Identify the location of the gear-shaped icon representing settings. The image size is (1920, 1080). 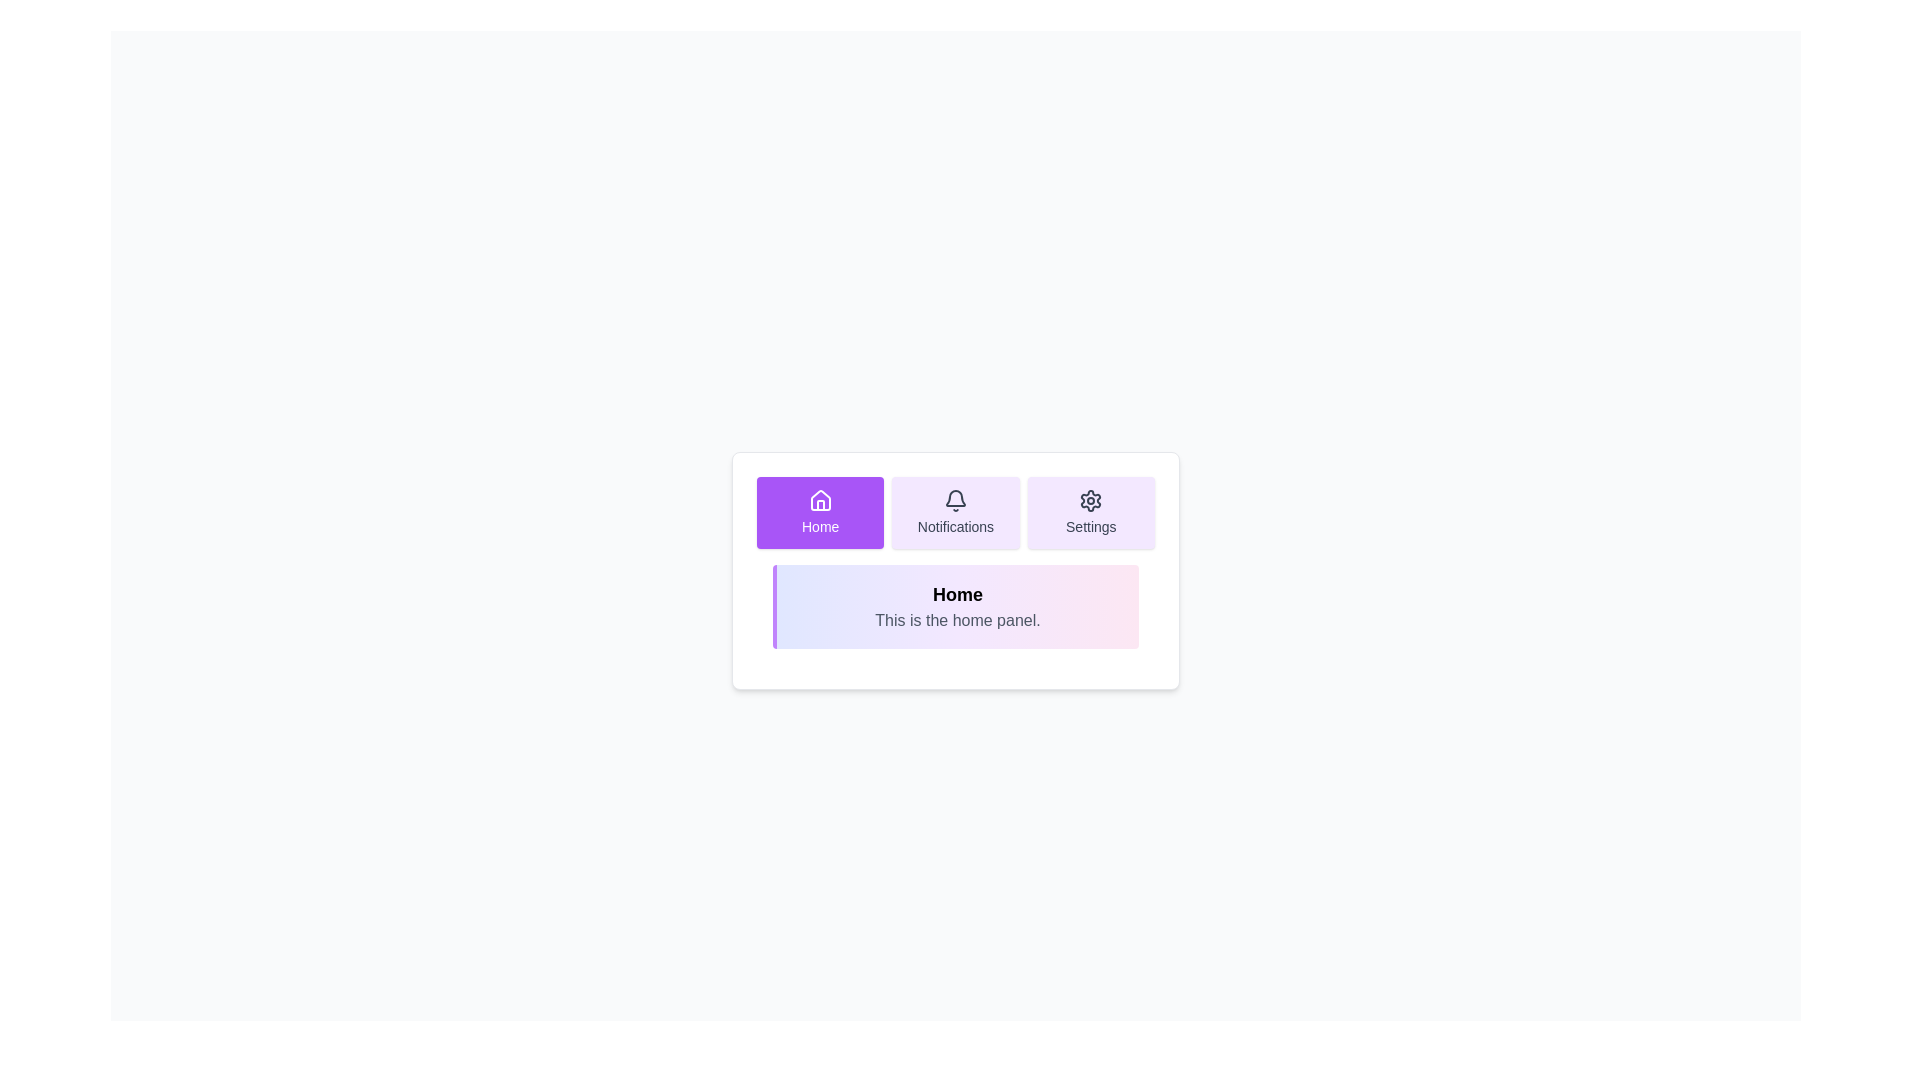
(1090, 500).